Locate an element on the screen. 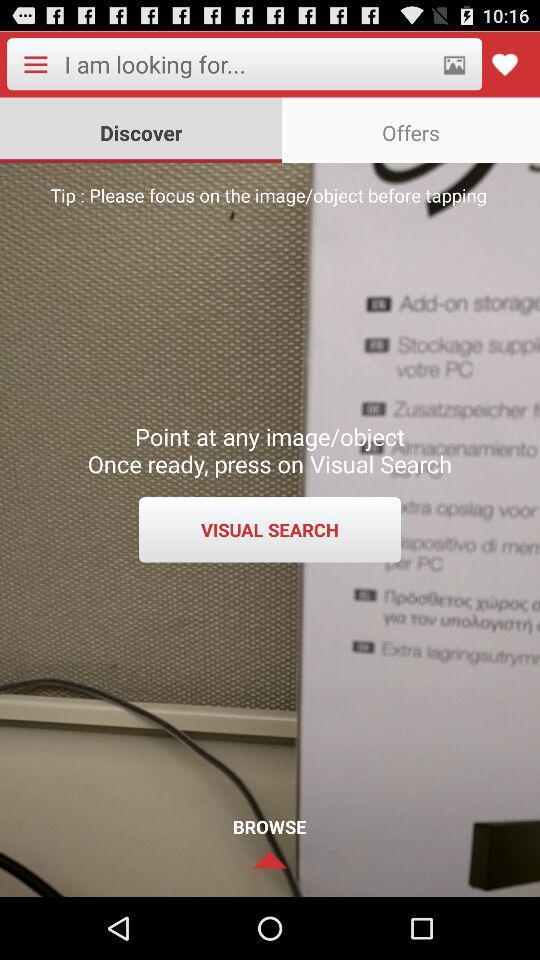  the heart icon below the notification bar is located at coordinates (504, 64).